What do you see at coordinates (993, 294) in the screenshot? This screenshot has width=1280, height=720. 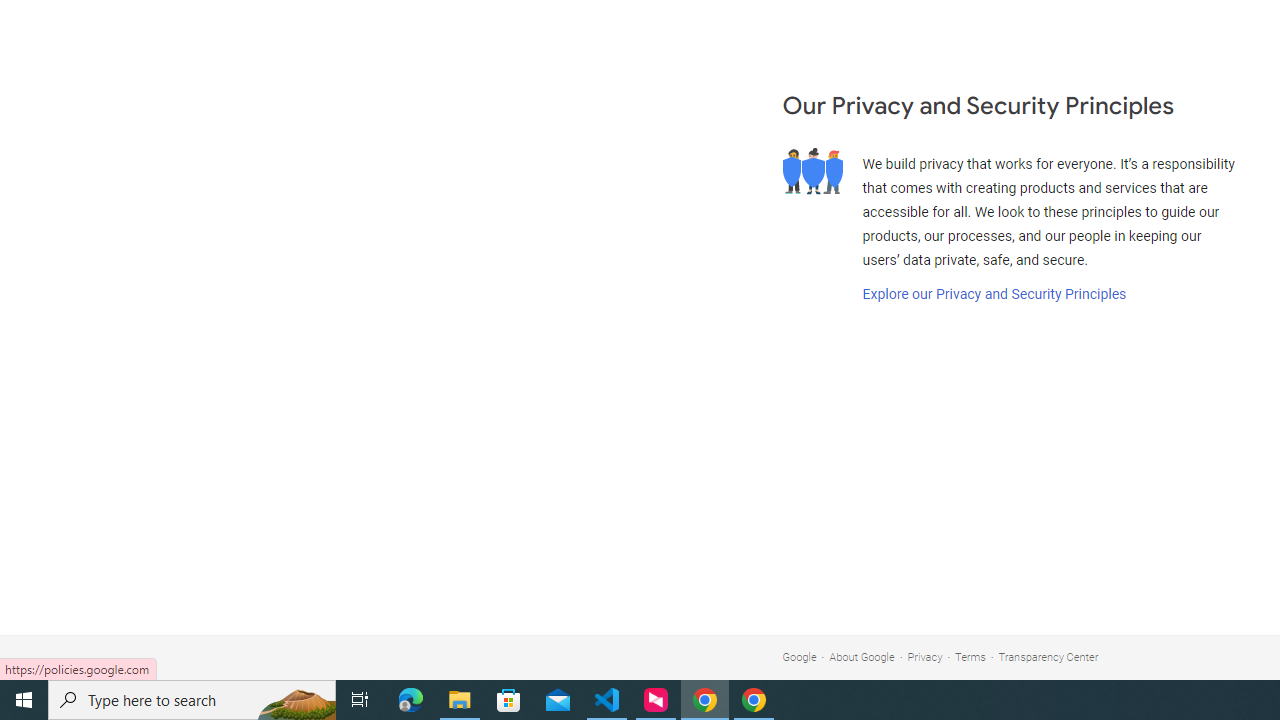 I see `'Explore our Privacy and Security Principles'` at bounding box center [993, 294].